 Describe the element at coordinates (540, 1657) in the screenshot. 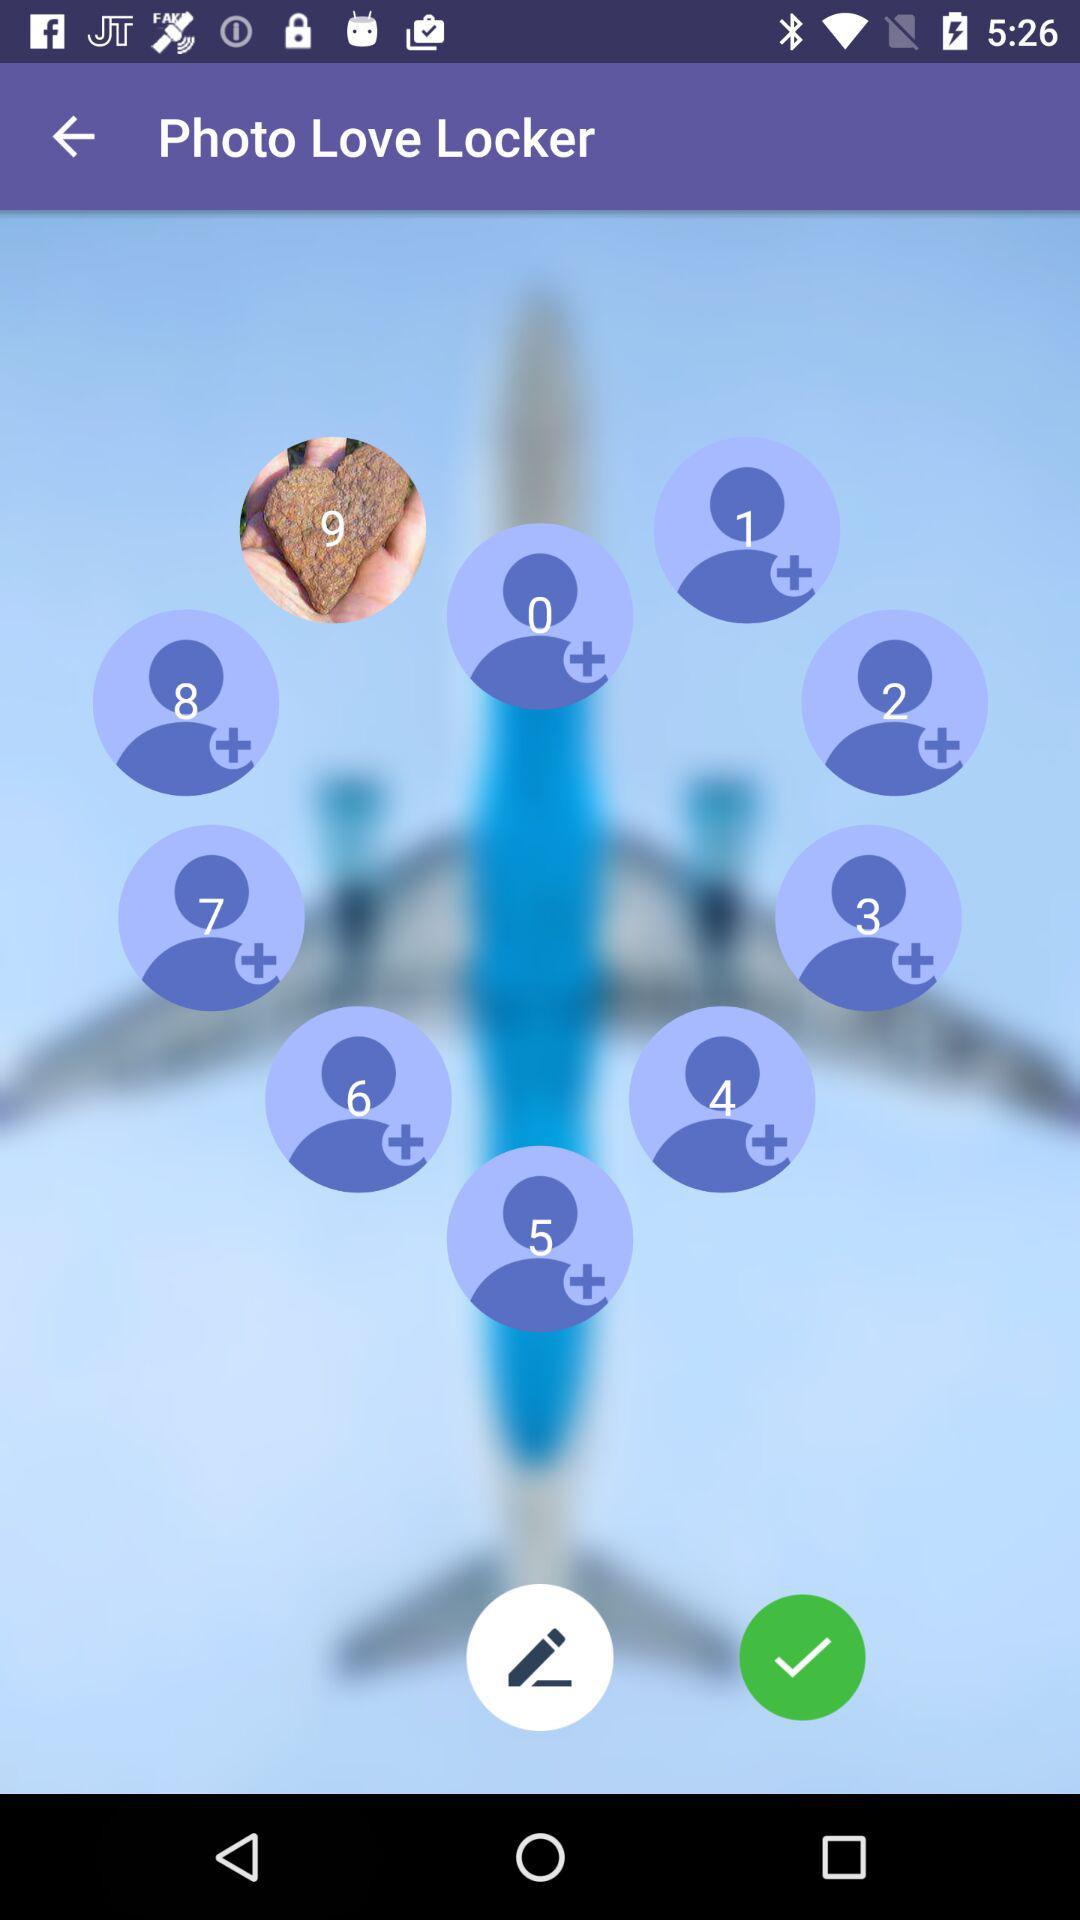

I see `the edit icon` at that location.